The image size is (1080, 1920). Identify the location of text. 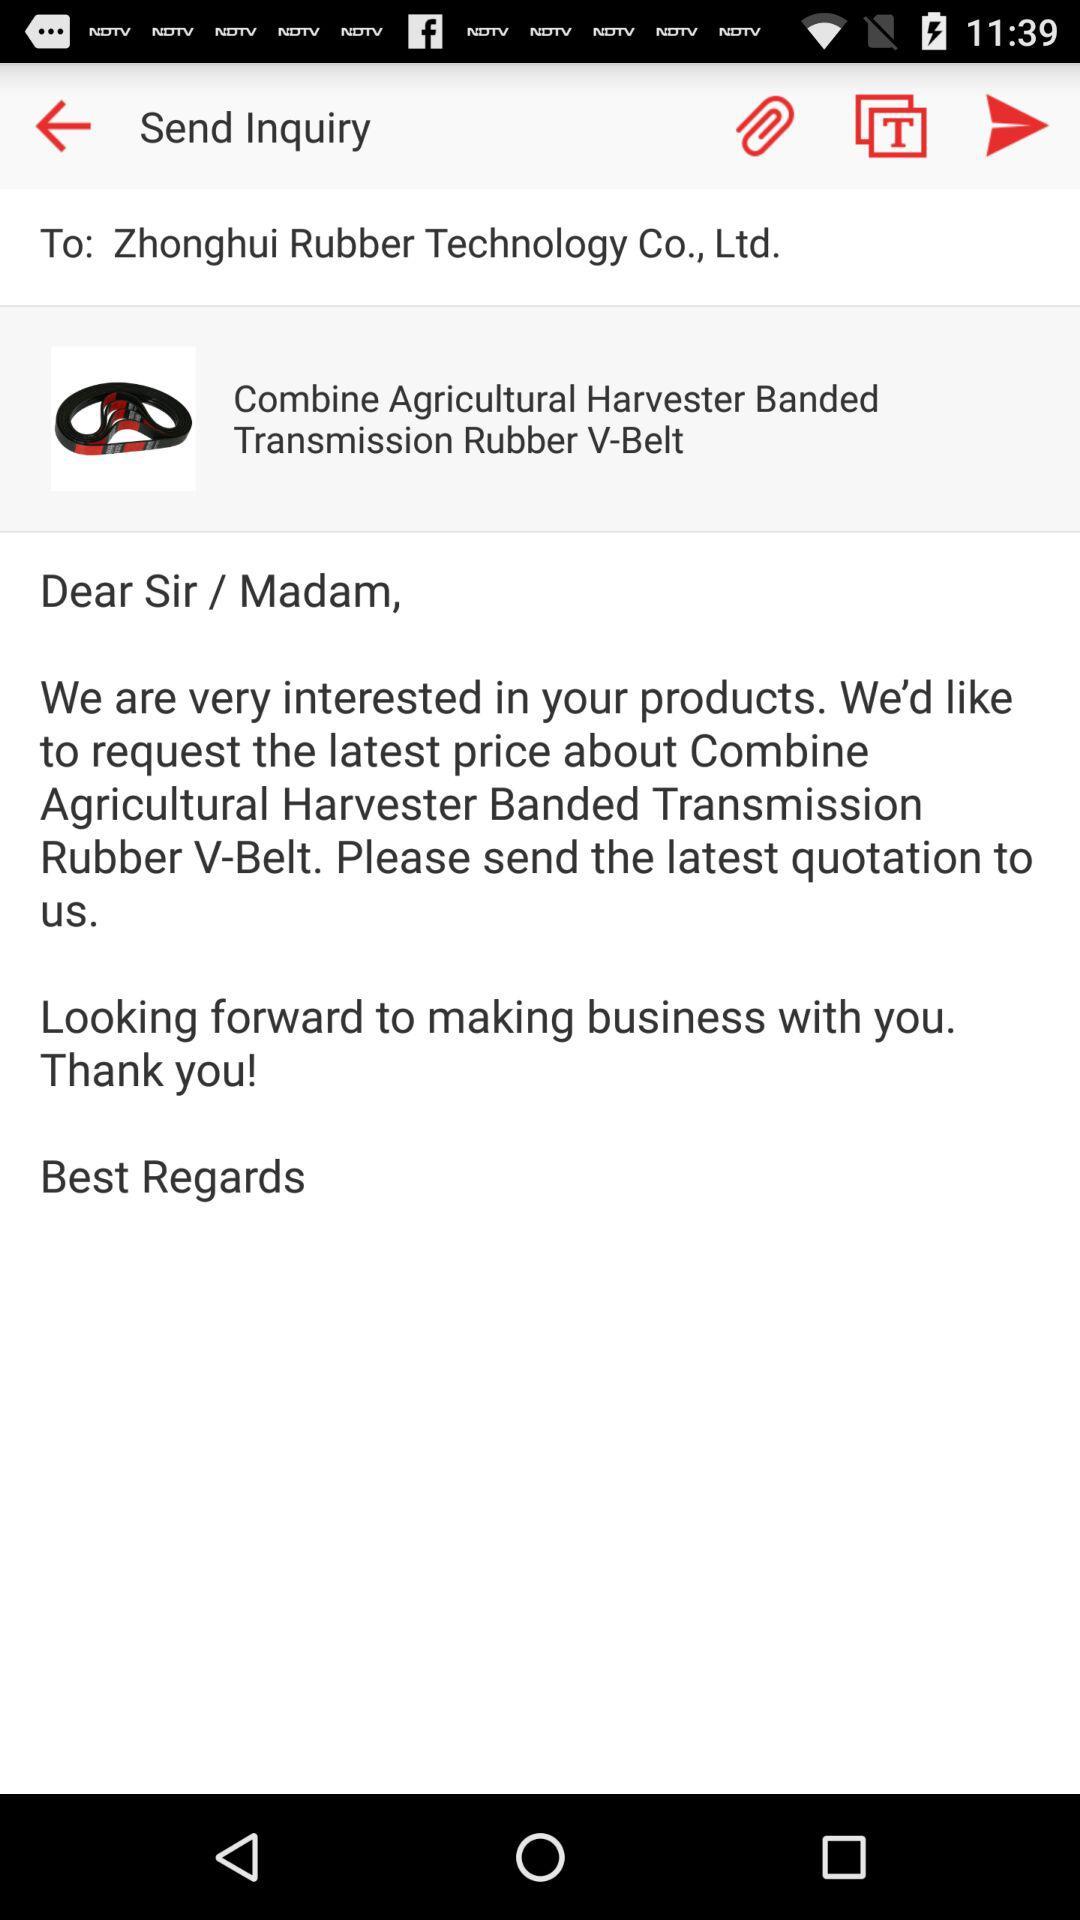
(890, 124).